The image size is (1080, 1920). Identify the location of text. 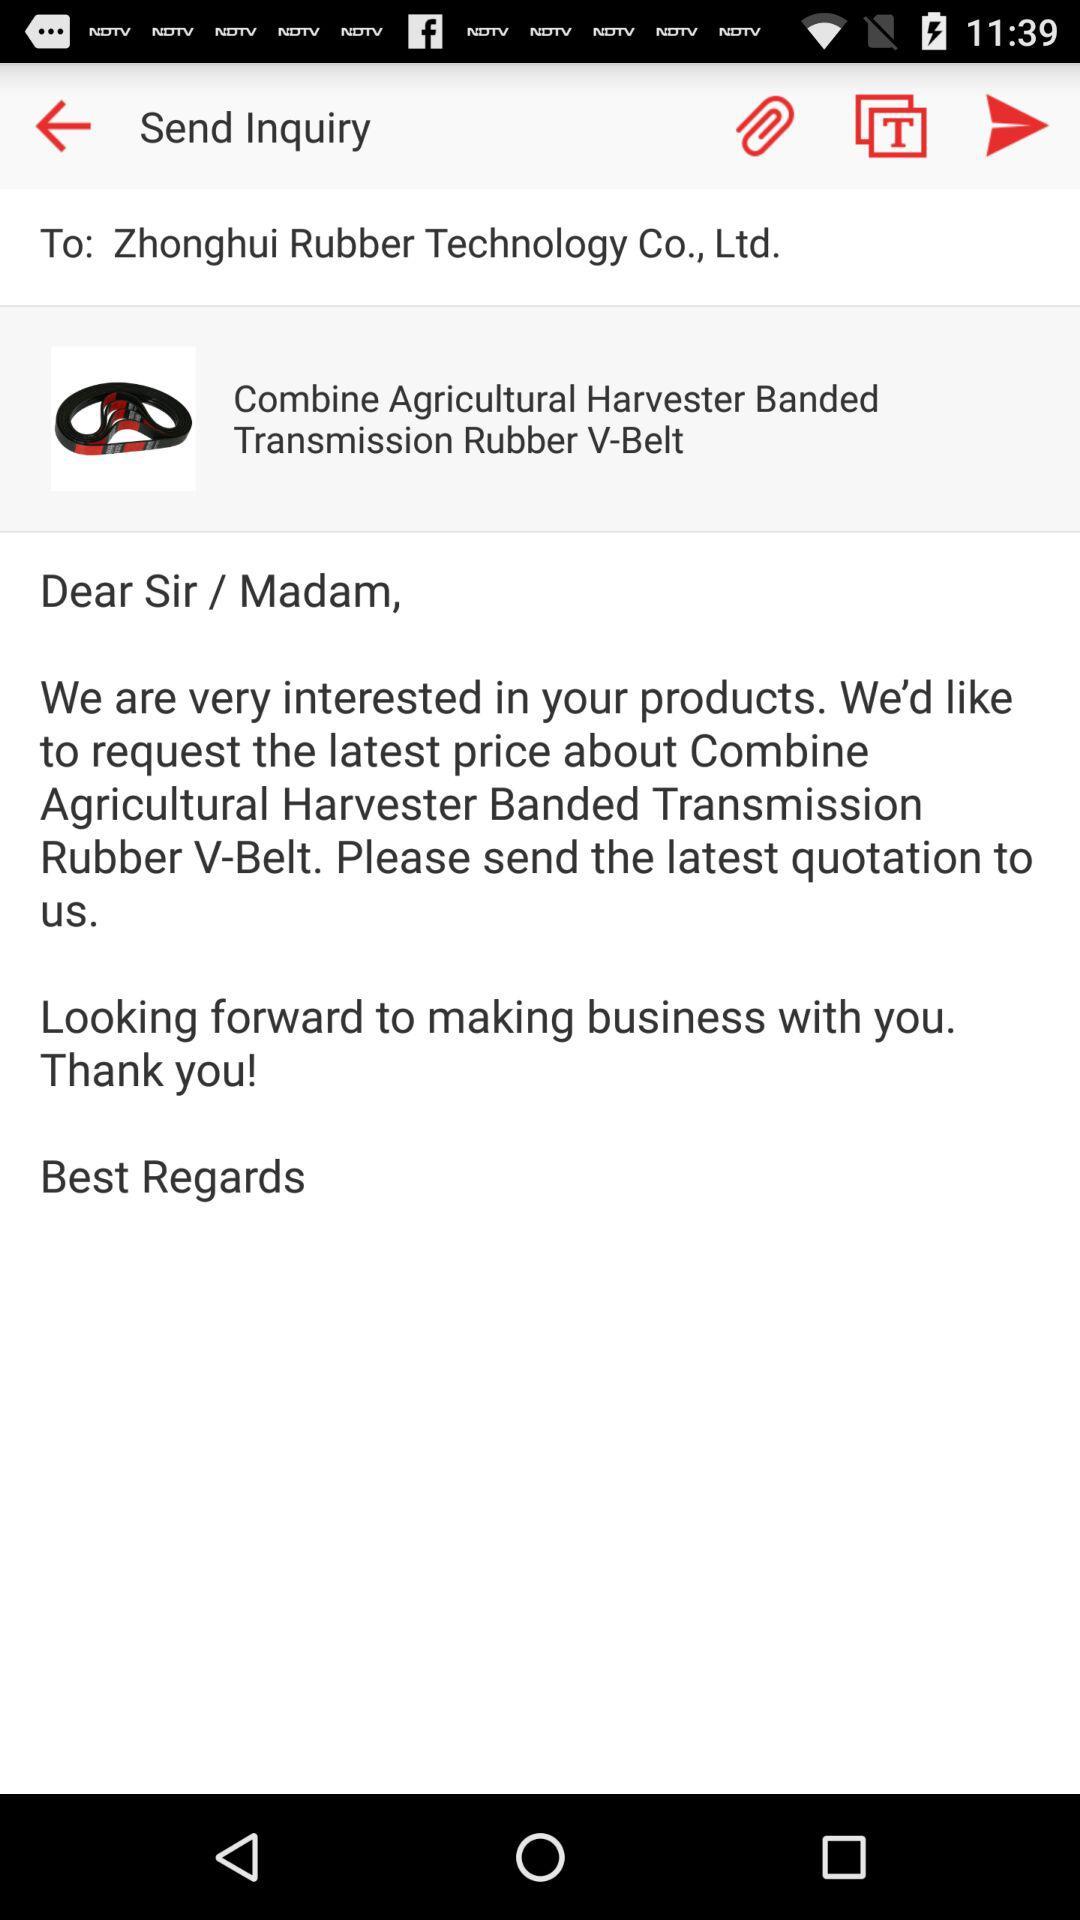
(890, 124).